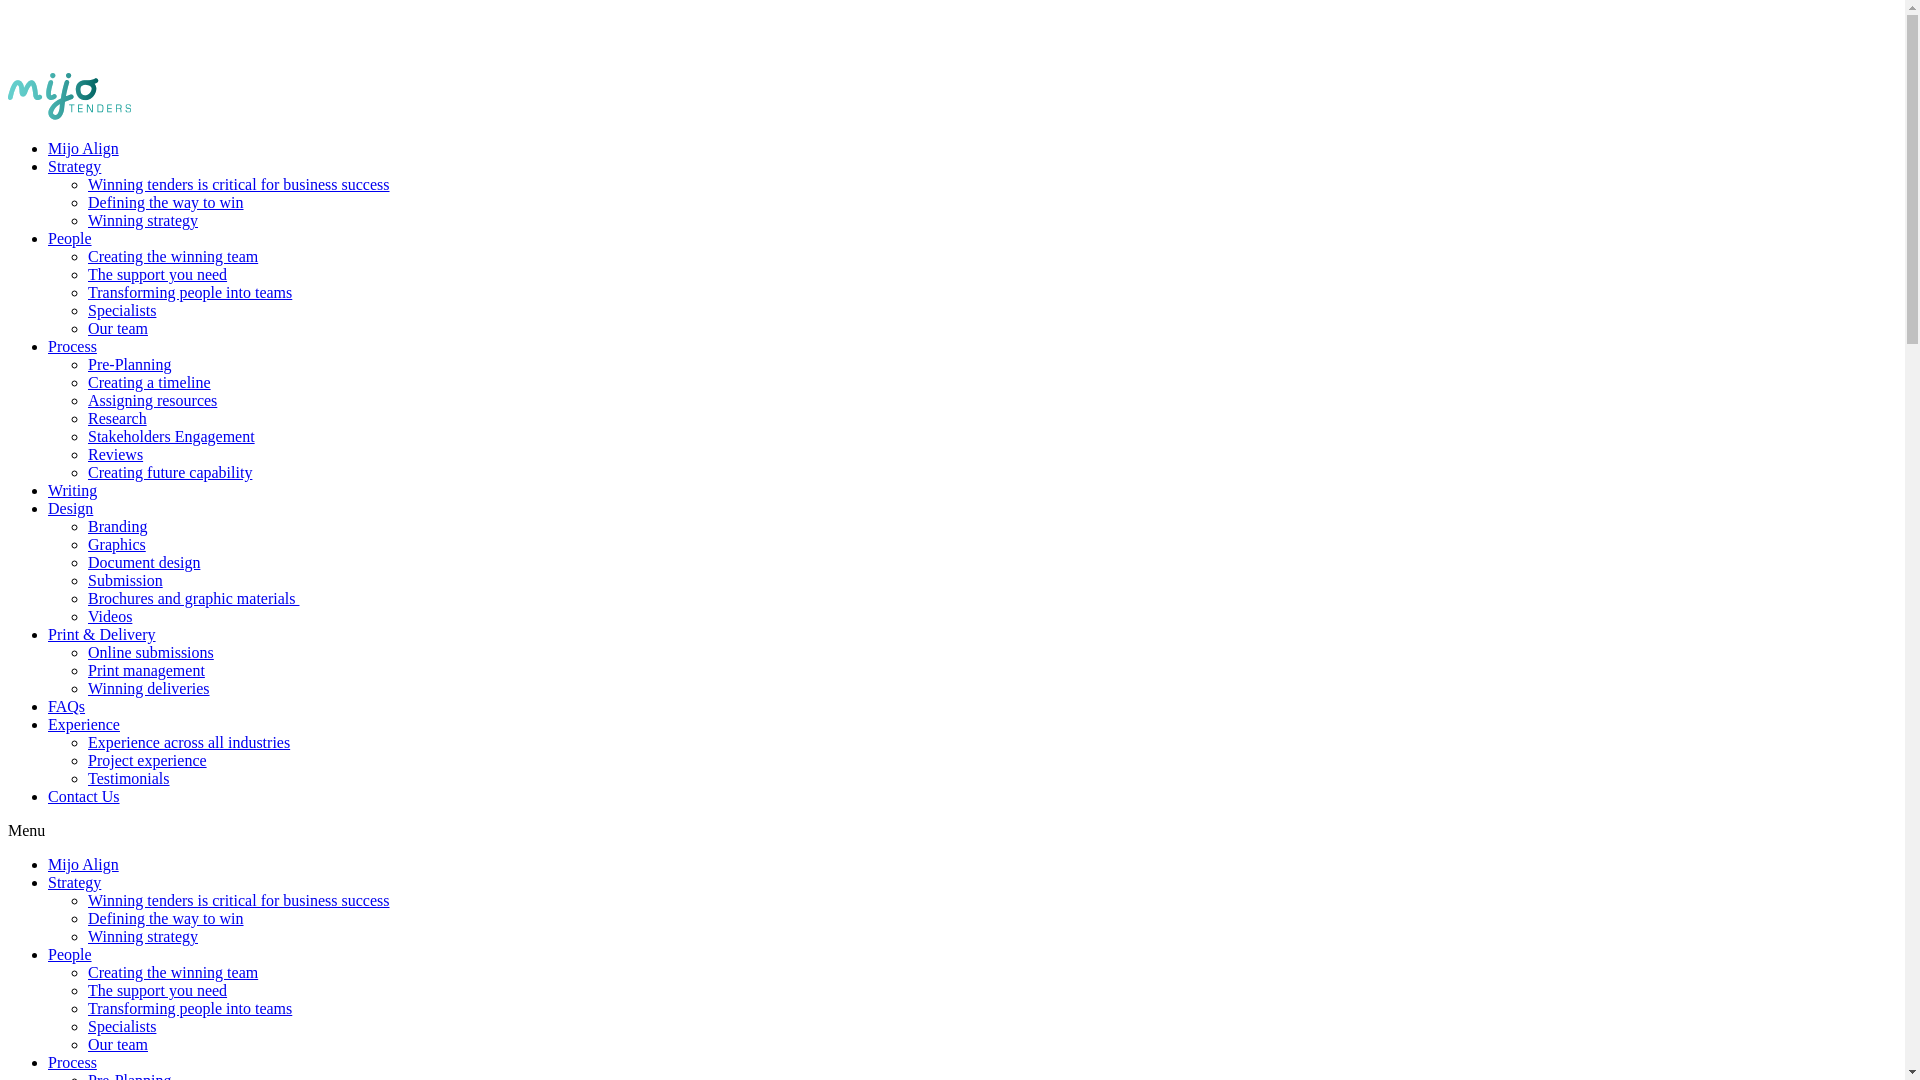 This screenshot has height=1080, width=1920. Describe the element at coordinates (48, 705) in the screenshot. I see `'FAQs'` at that location.